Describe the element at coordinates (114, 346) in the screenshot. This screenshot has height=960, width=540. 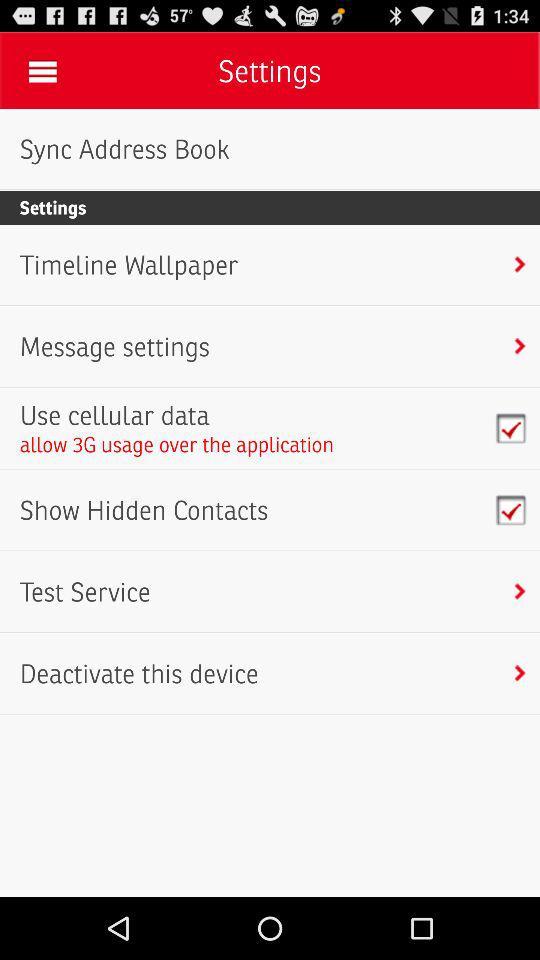
I see `message settings app` at that location.